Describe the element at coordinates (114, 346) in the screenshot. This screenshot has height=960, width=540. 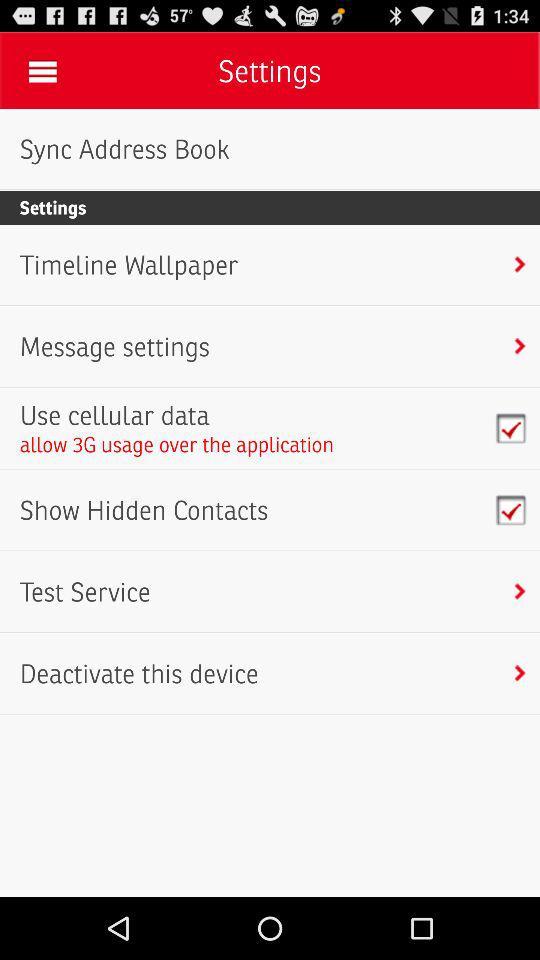
I see `message settings app` at that location.